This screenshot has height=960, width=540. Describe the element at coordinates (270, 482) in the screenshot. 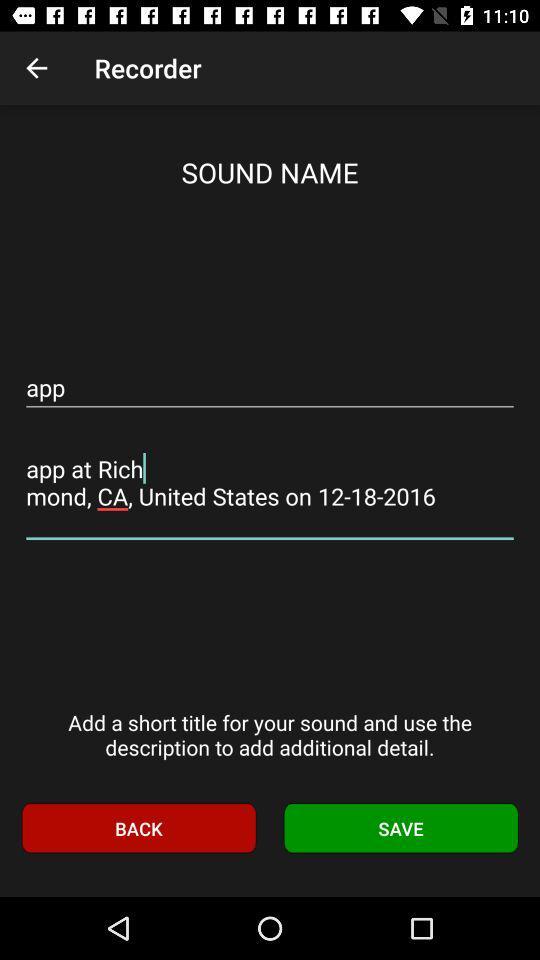

I see `app at rich` at that location.